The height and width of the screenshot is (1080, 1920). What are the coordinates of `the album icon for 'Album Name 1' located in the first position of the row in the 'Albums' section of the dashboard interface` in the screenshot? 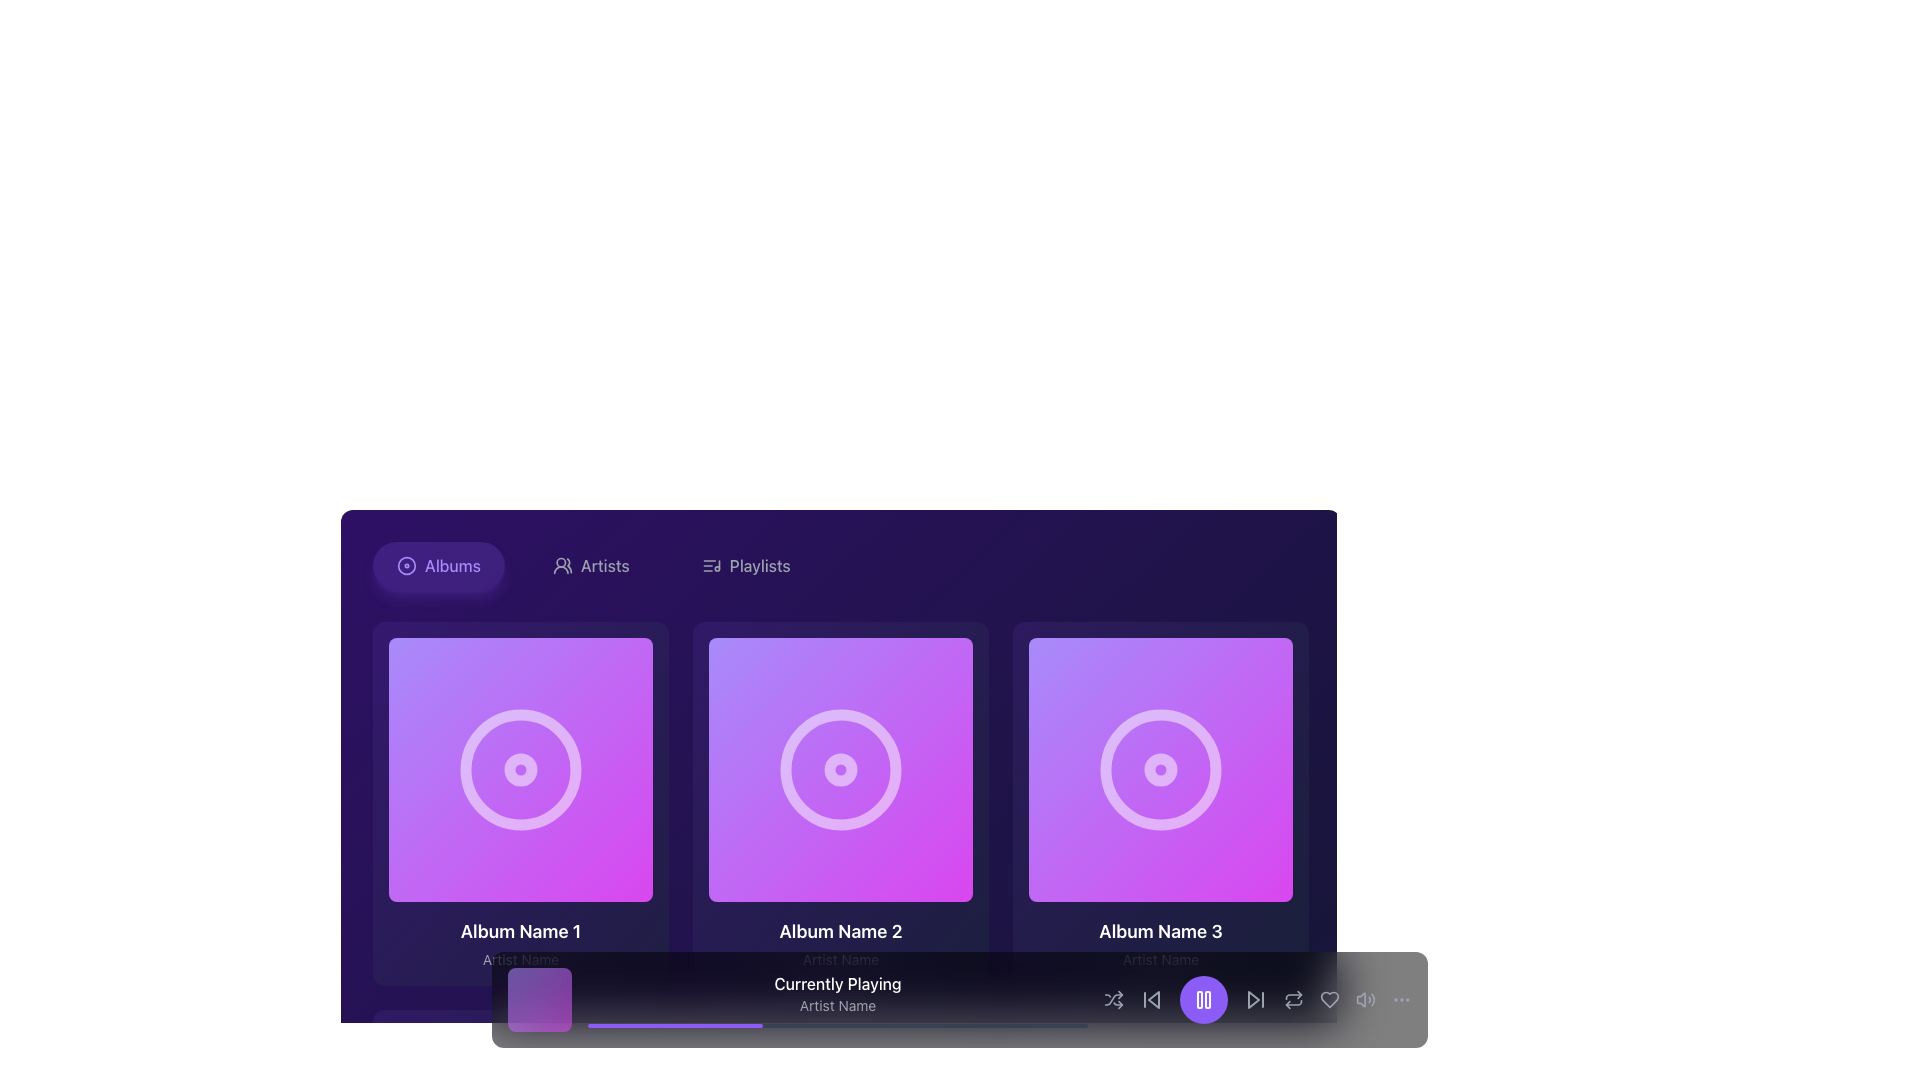 It's located at (521, 769).